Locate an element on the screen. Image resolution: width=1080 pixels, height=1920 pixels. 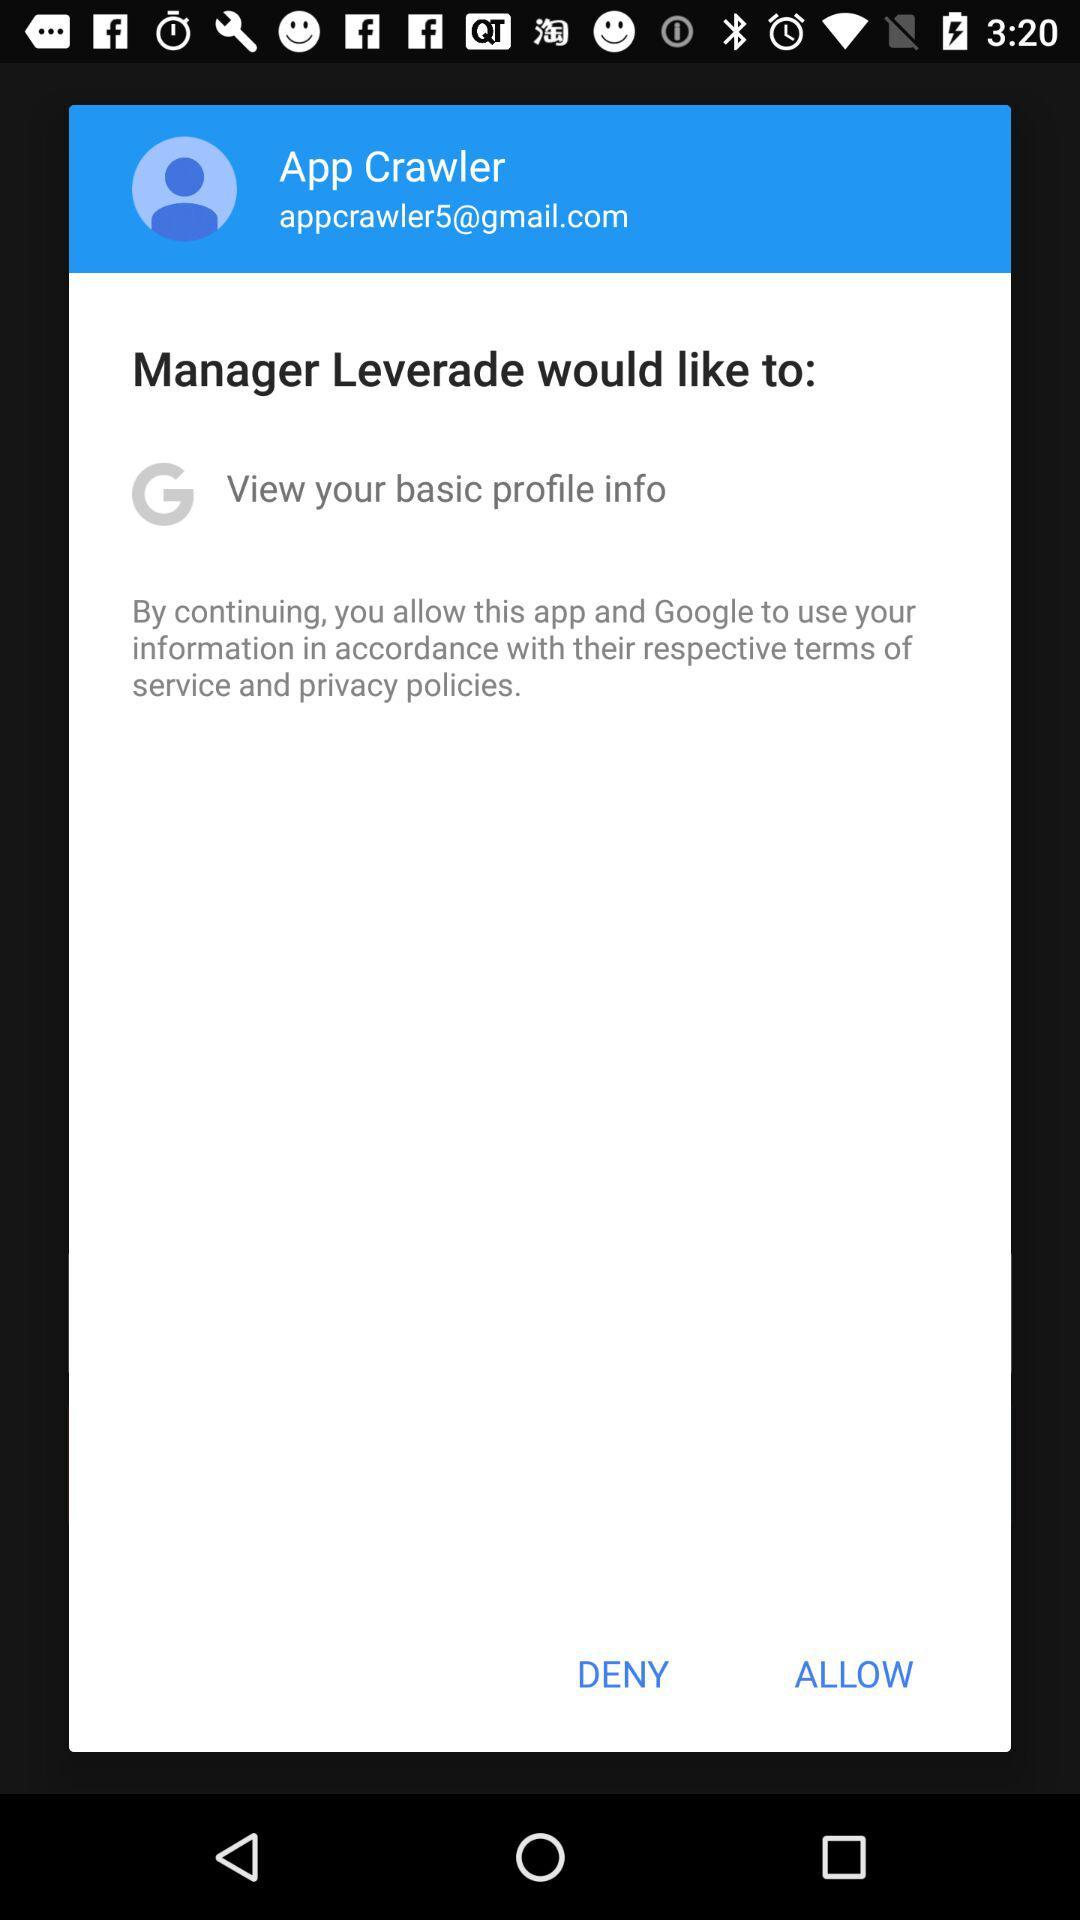
icon below by continuing you app is located at coordinates (621, 1673).